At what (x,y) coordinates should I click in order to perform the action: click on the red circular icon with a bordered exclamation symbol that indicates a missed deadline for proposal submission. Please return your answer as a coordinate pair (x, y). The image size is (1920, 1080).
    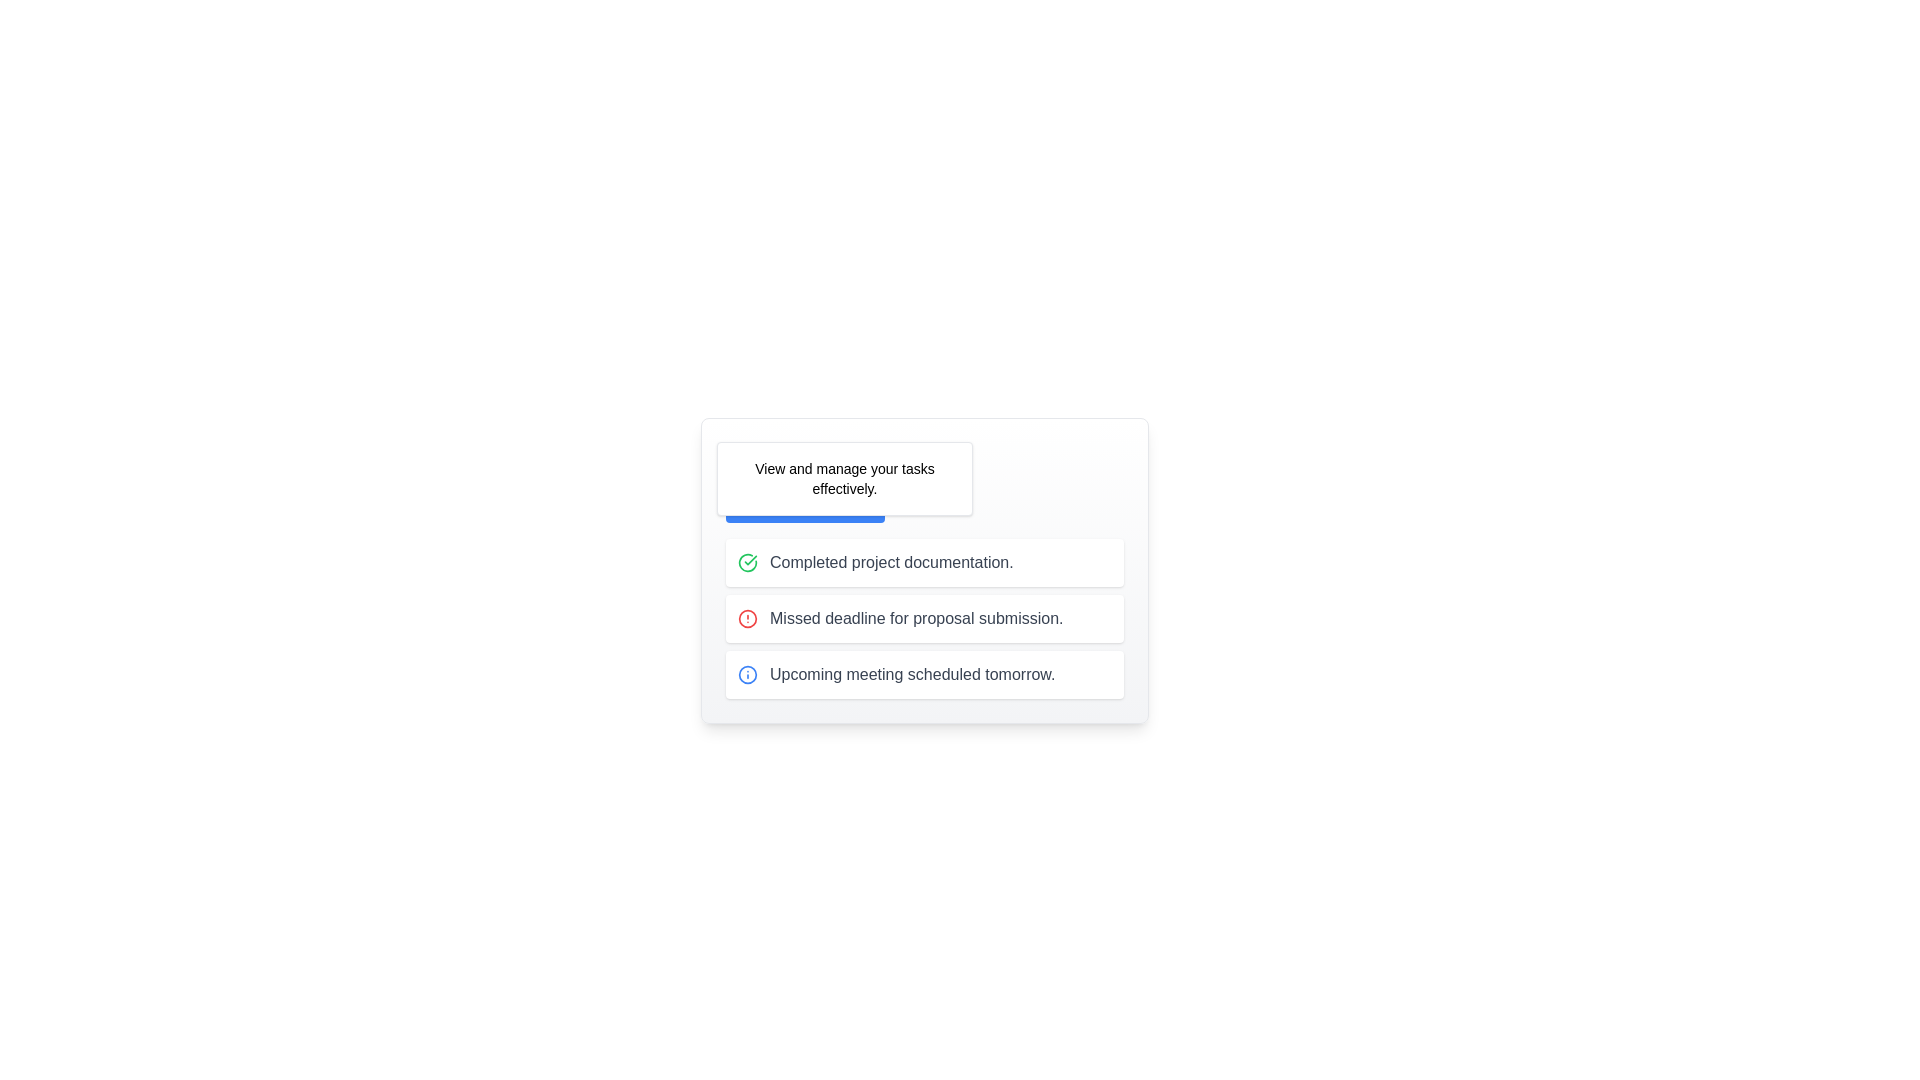
    Looking at the image, I should click on (747, 617).